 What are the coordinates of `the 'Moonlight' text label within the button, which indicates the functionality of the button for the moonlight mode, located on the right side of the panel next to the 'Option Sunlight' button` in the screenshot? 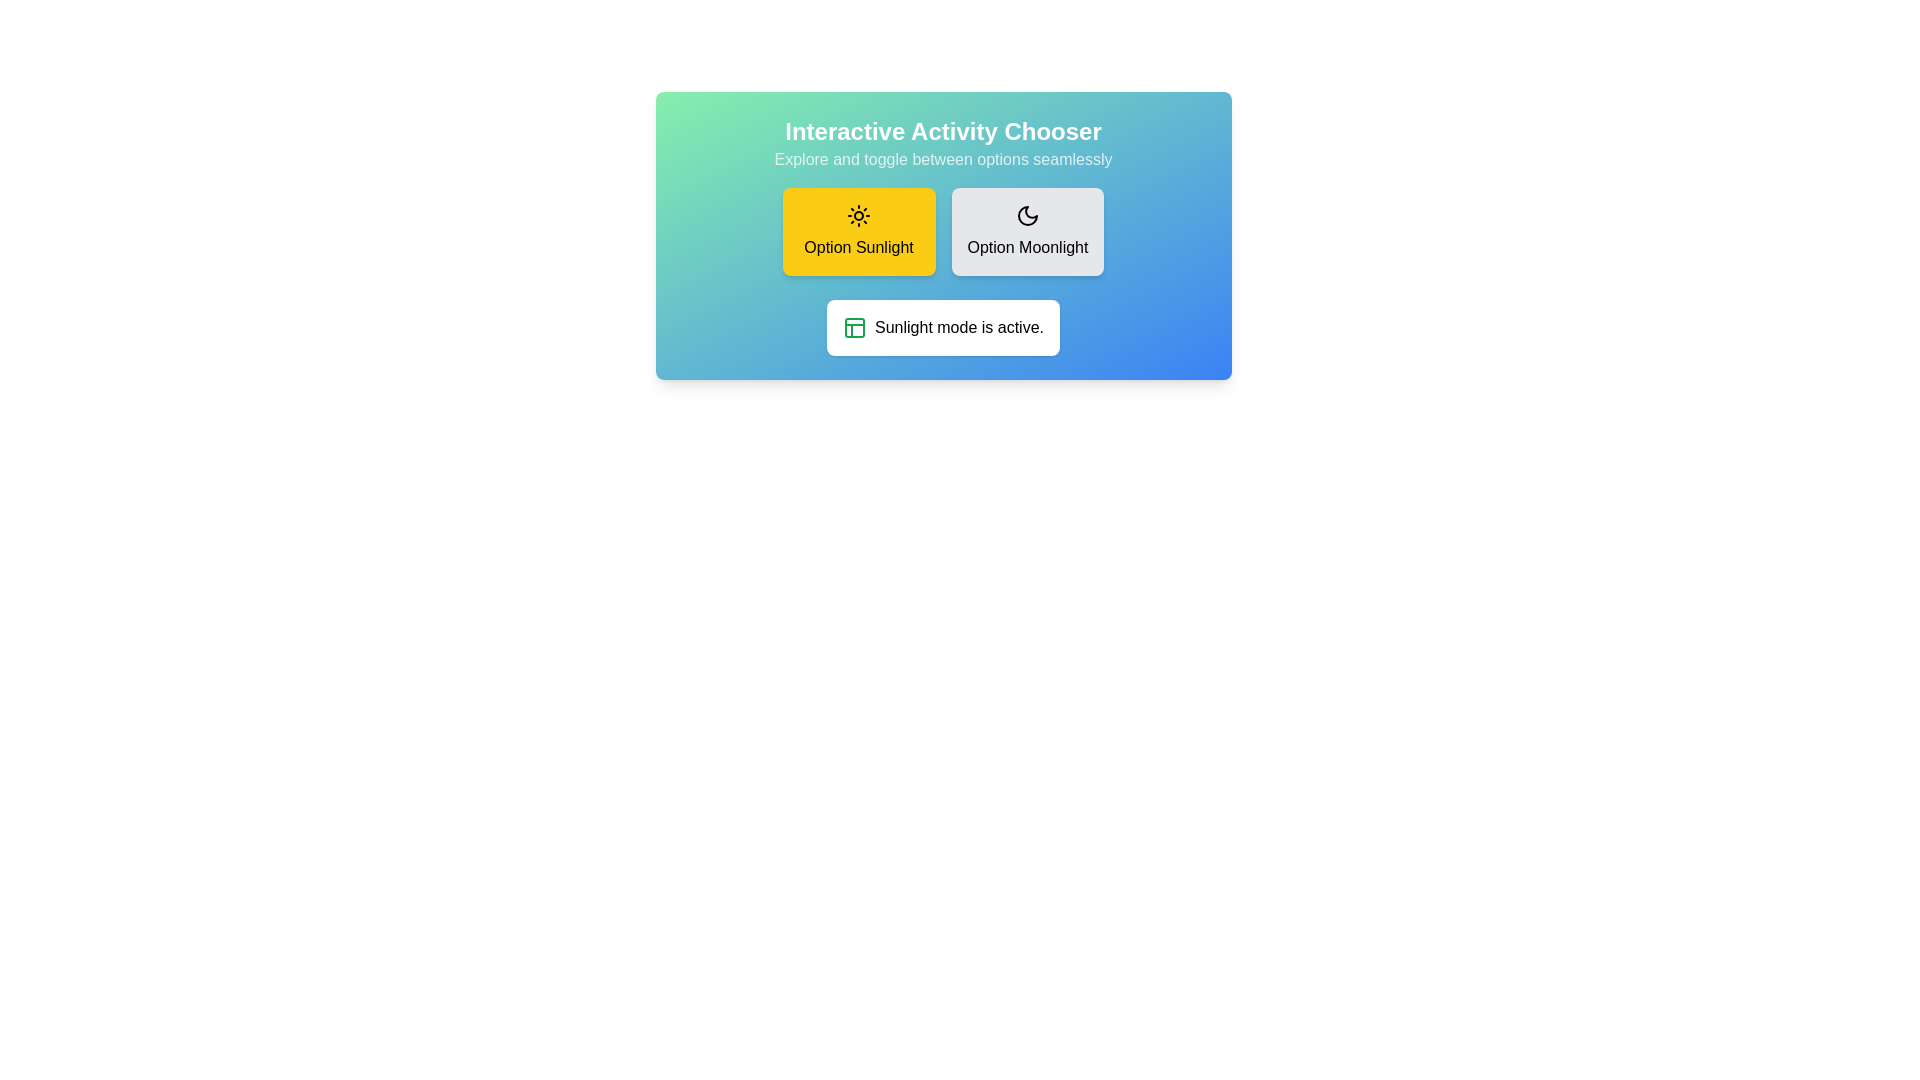 It's located at (1027, 246).